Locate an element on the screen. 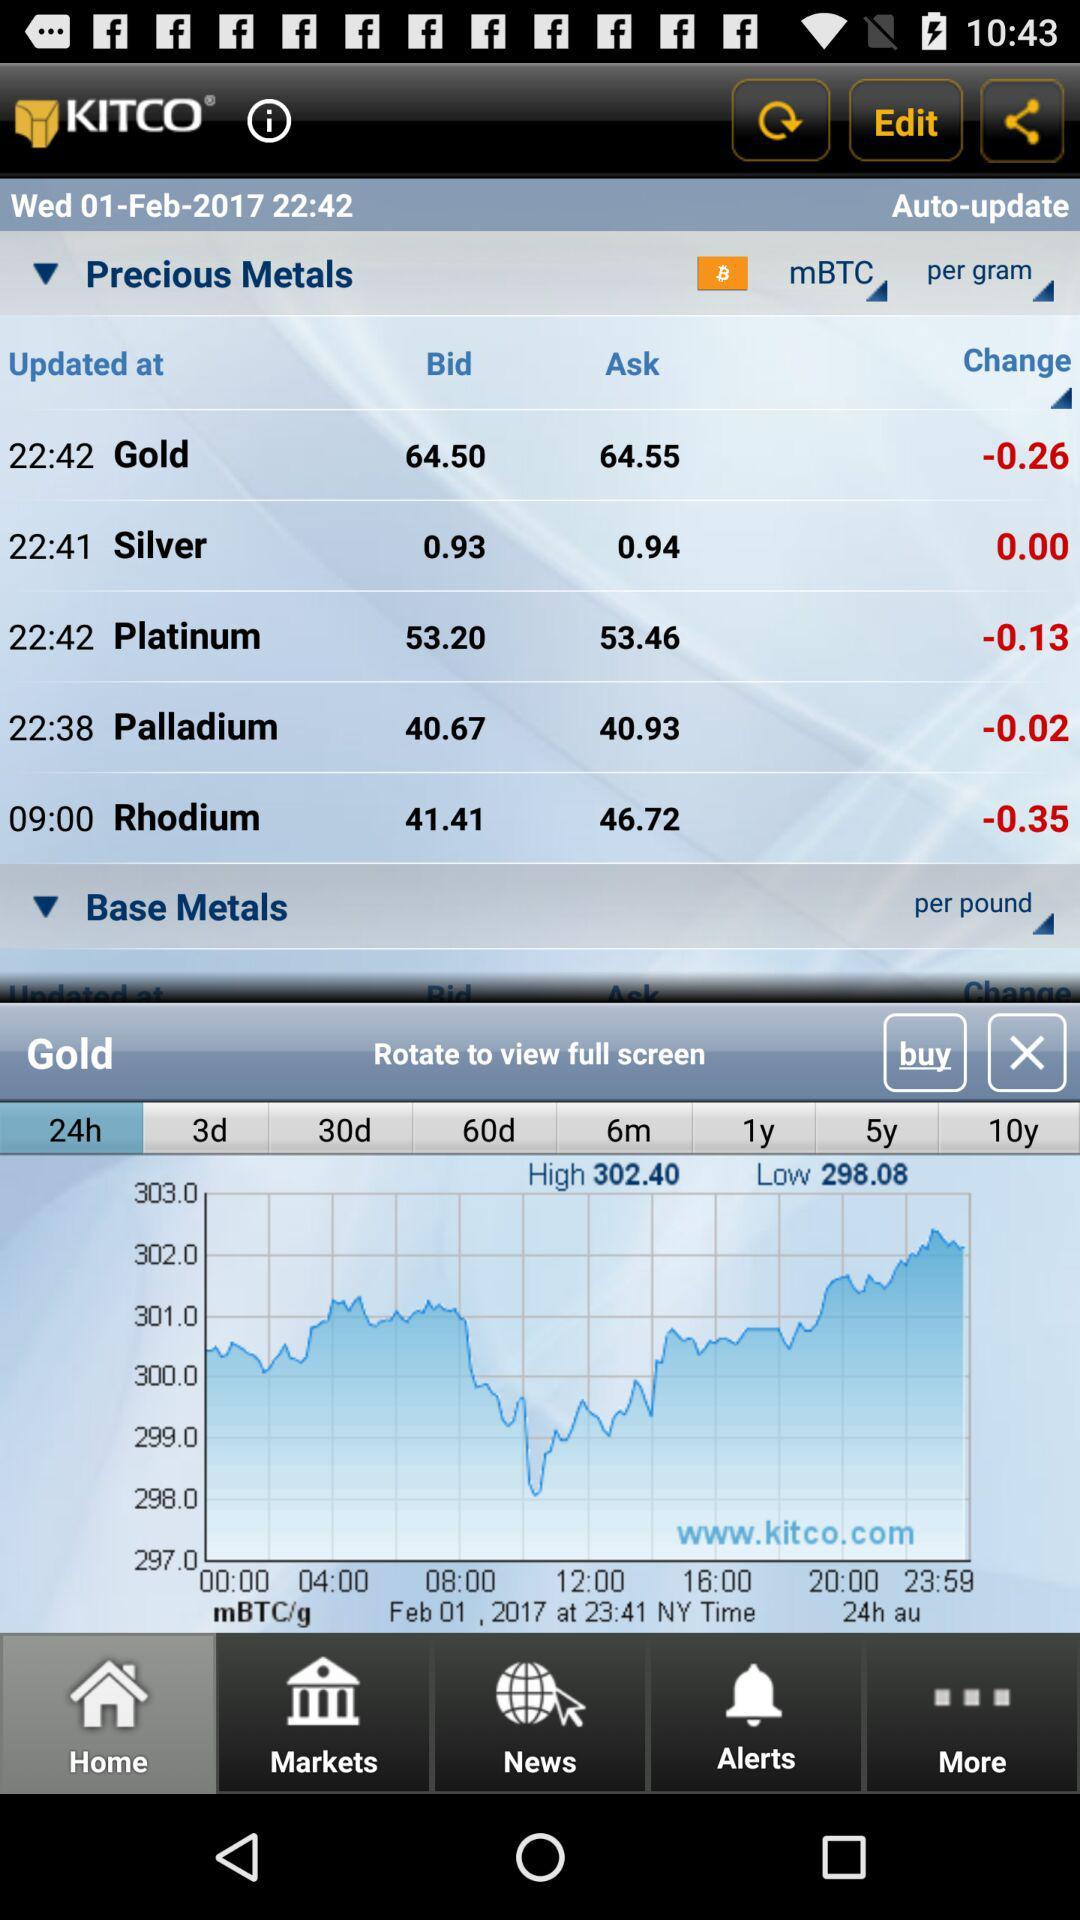 This screenshot has width=1080, height=1920. get more information is located at coordinates (268, 119).